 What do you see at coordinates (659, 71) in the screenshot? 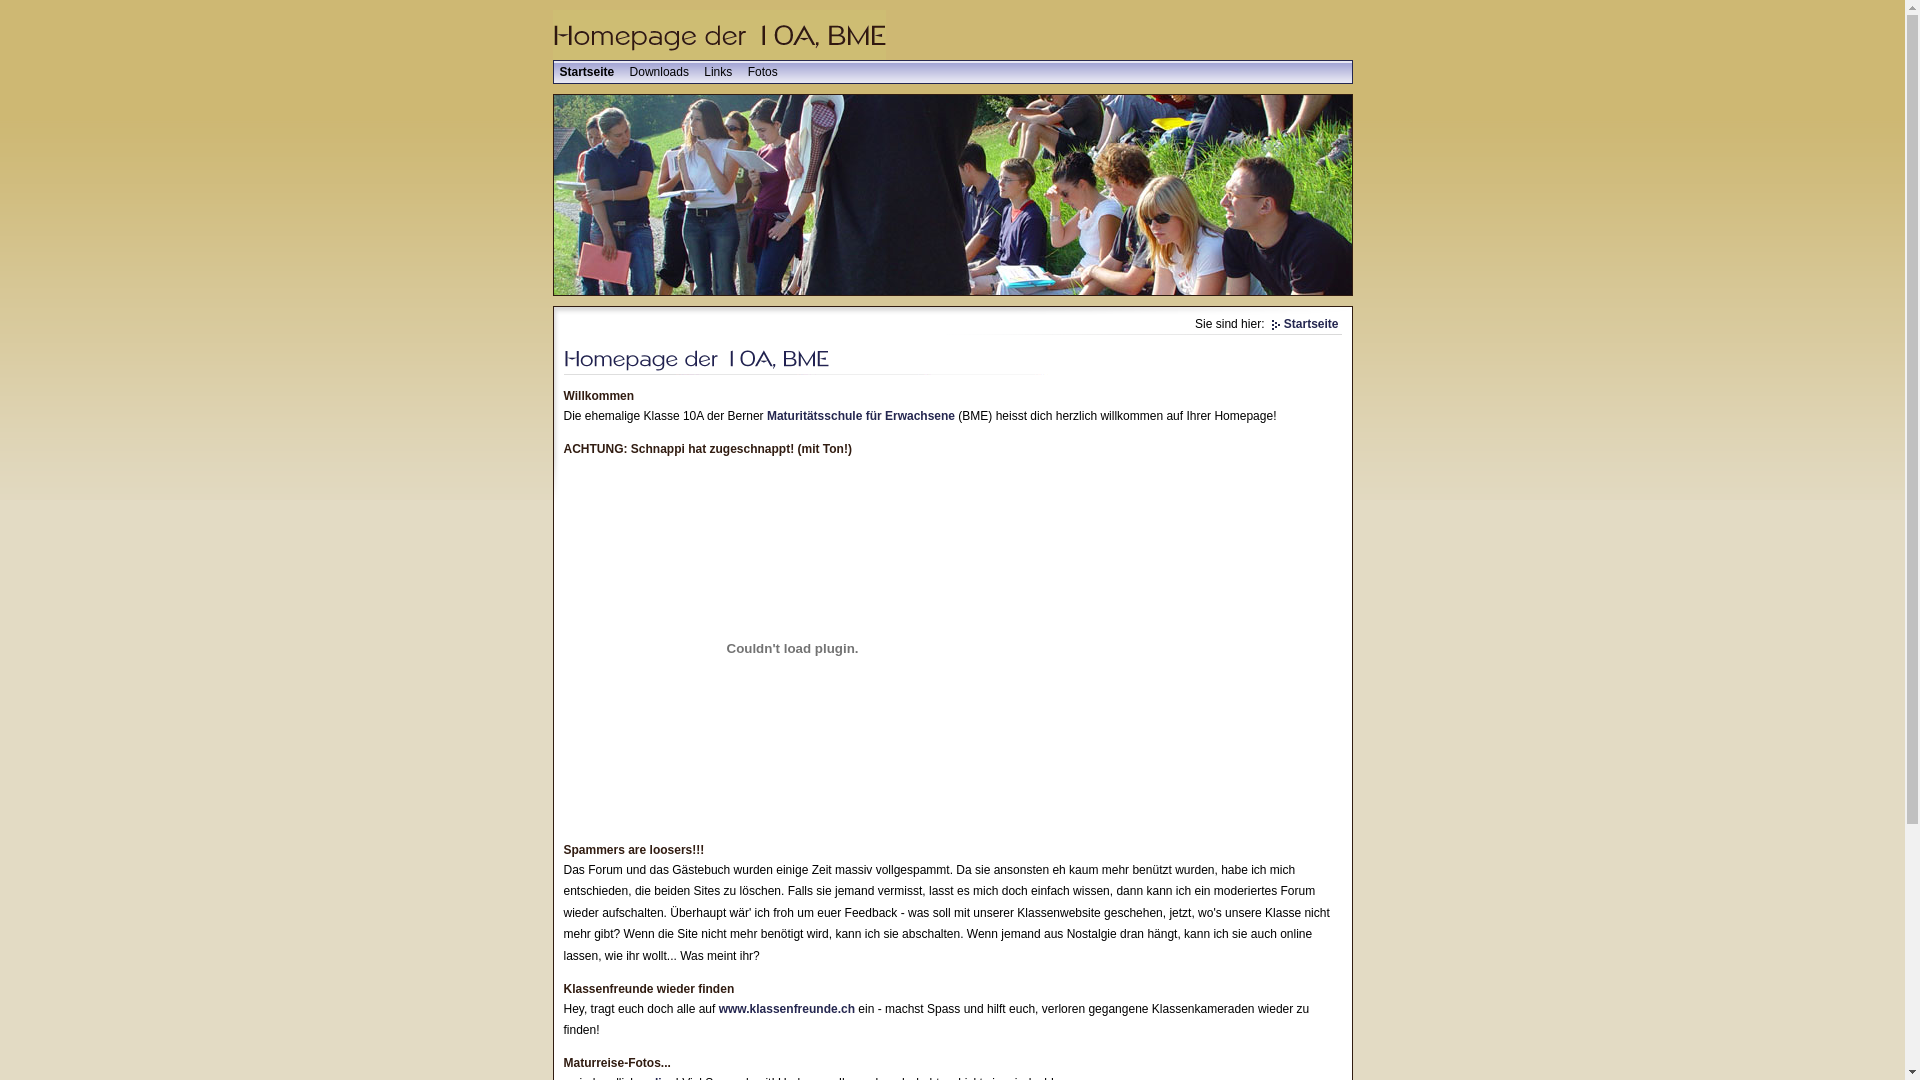
I see `'Downloads'` at bounding box center [659, 71].